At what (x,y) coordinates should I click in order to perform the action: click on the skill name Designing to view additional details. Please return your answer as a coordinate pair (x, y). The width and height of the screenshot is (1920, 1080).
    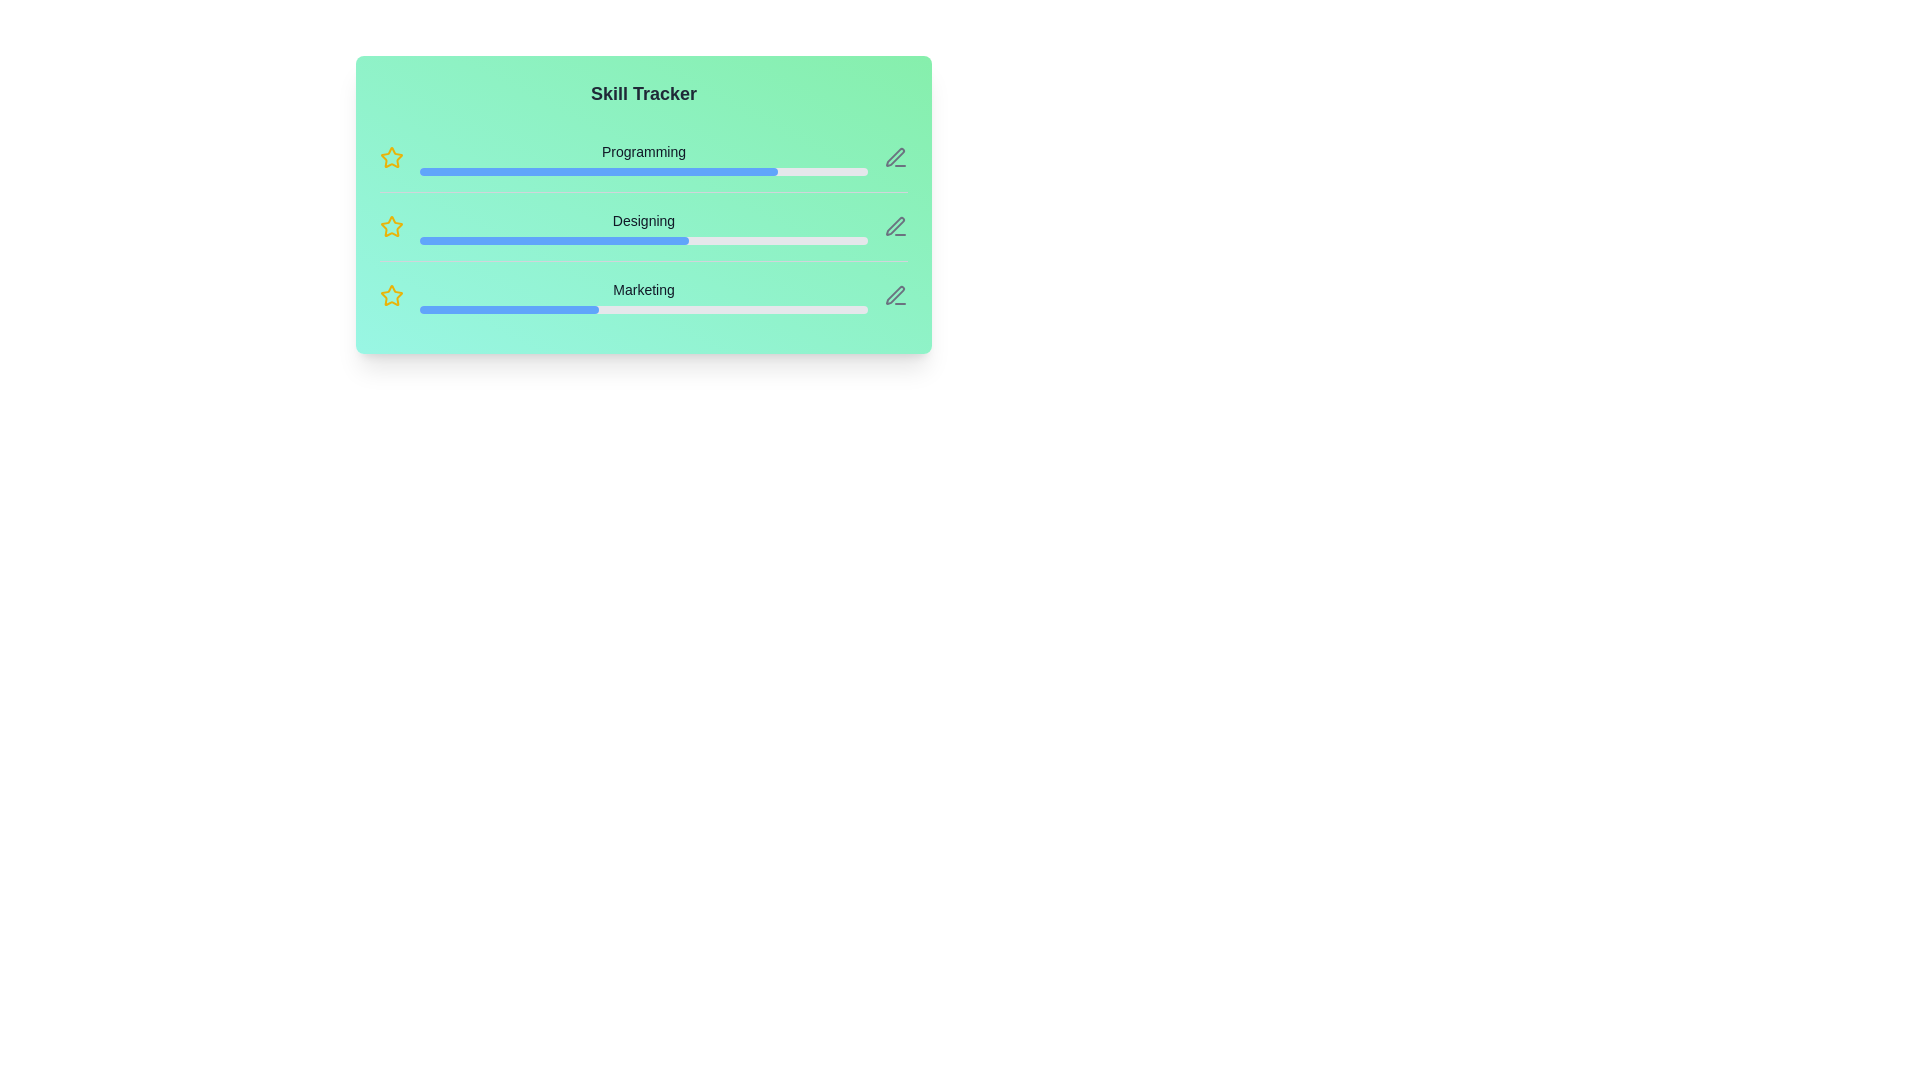
    Looking at the image, I should click on (643, 220).